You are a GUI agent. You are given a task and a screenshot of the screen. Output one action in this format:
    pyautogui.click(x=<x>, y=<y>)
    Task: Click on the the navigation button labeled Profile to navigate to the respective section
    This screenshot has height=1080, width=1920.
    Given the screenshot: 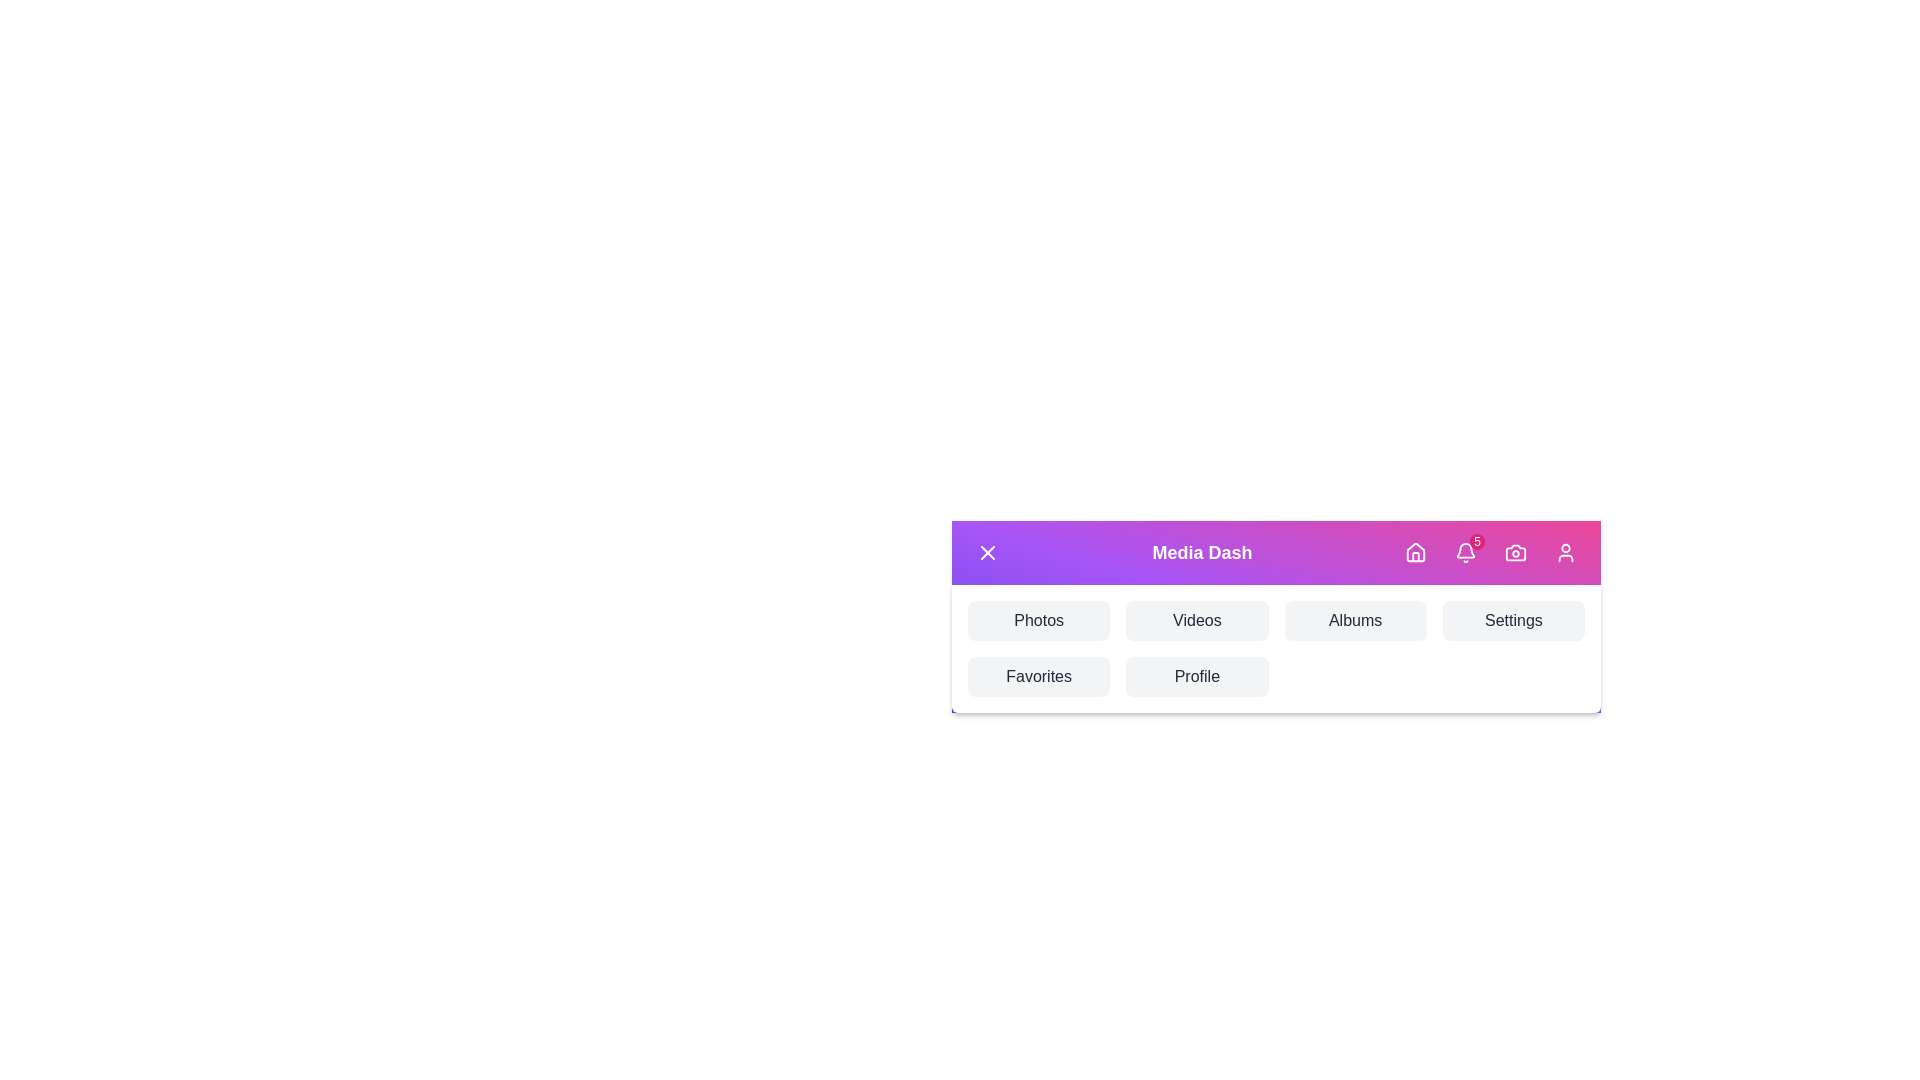 What is the action you would take?
    pyautogui.click(x=1197, y=676)
    